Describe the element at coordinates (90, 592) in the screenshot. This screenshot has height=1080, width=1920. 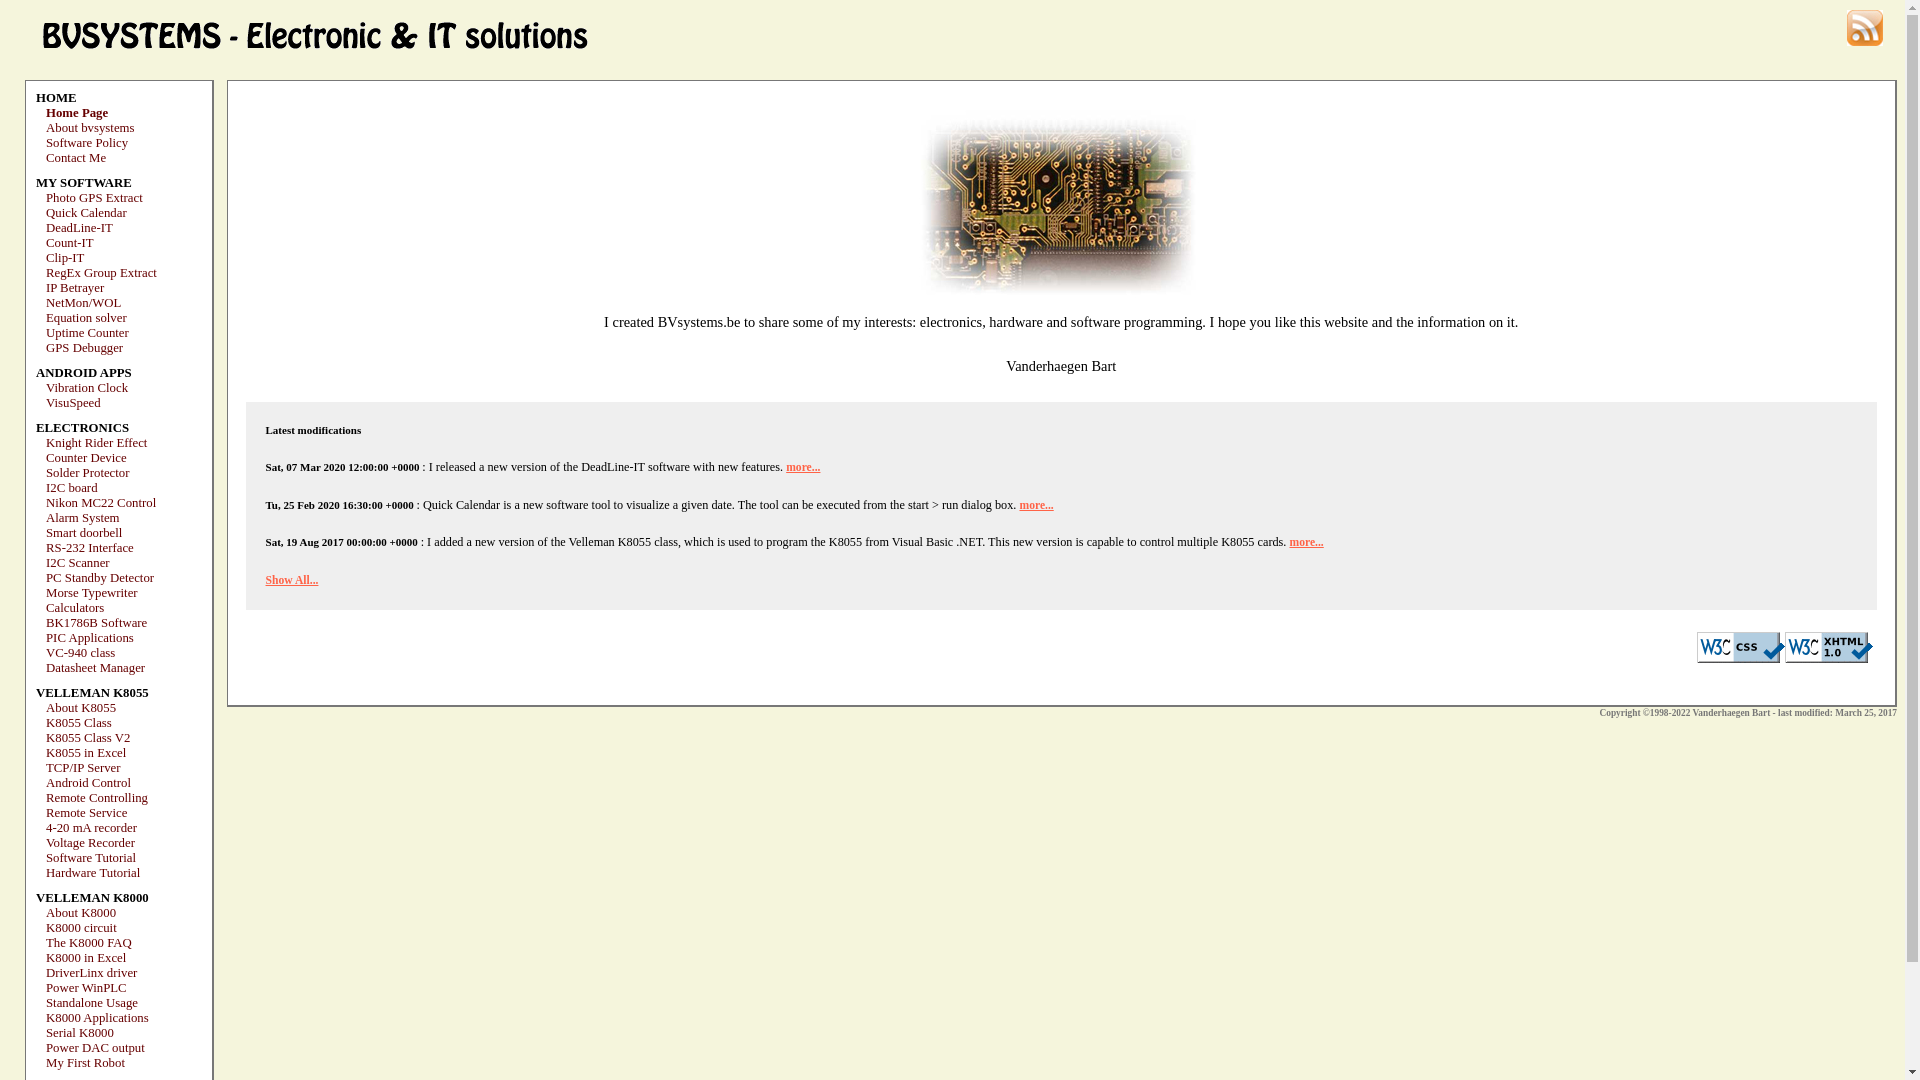
I see `'Morse Typewriter'` at that location.